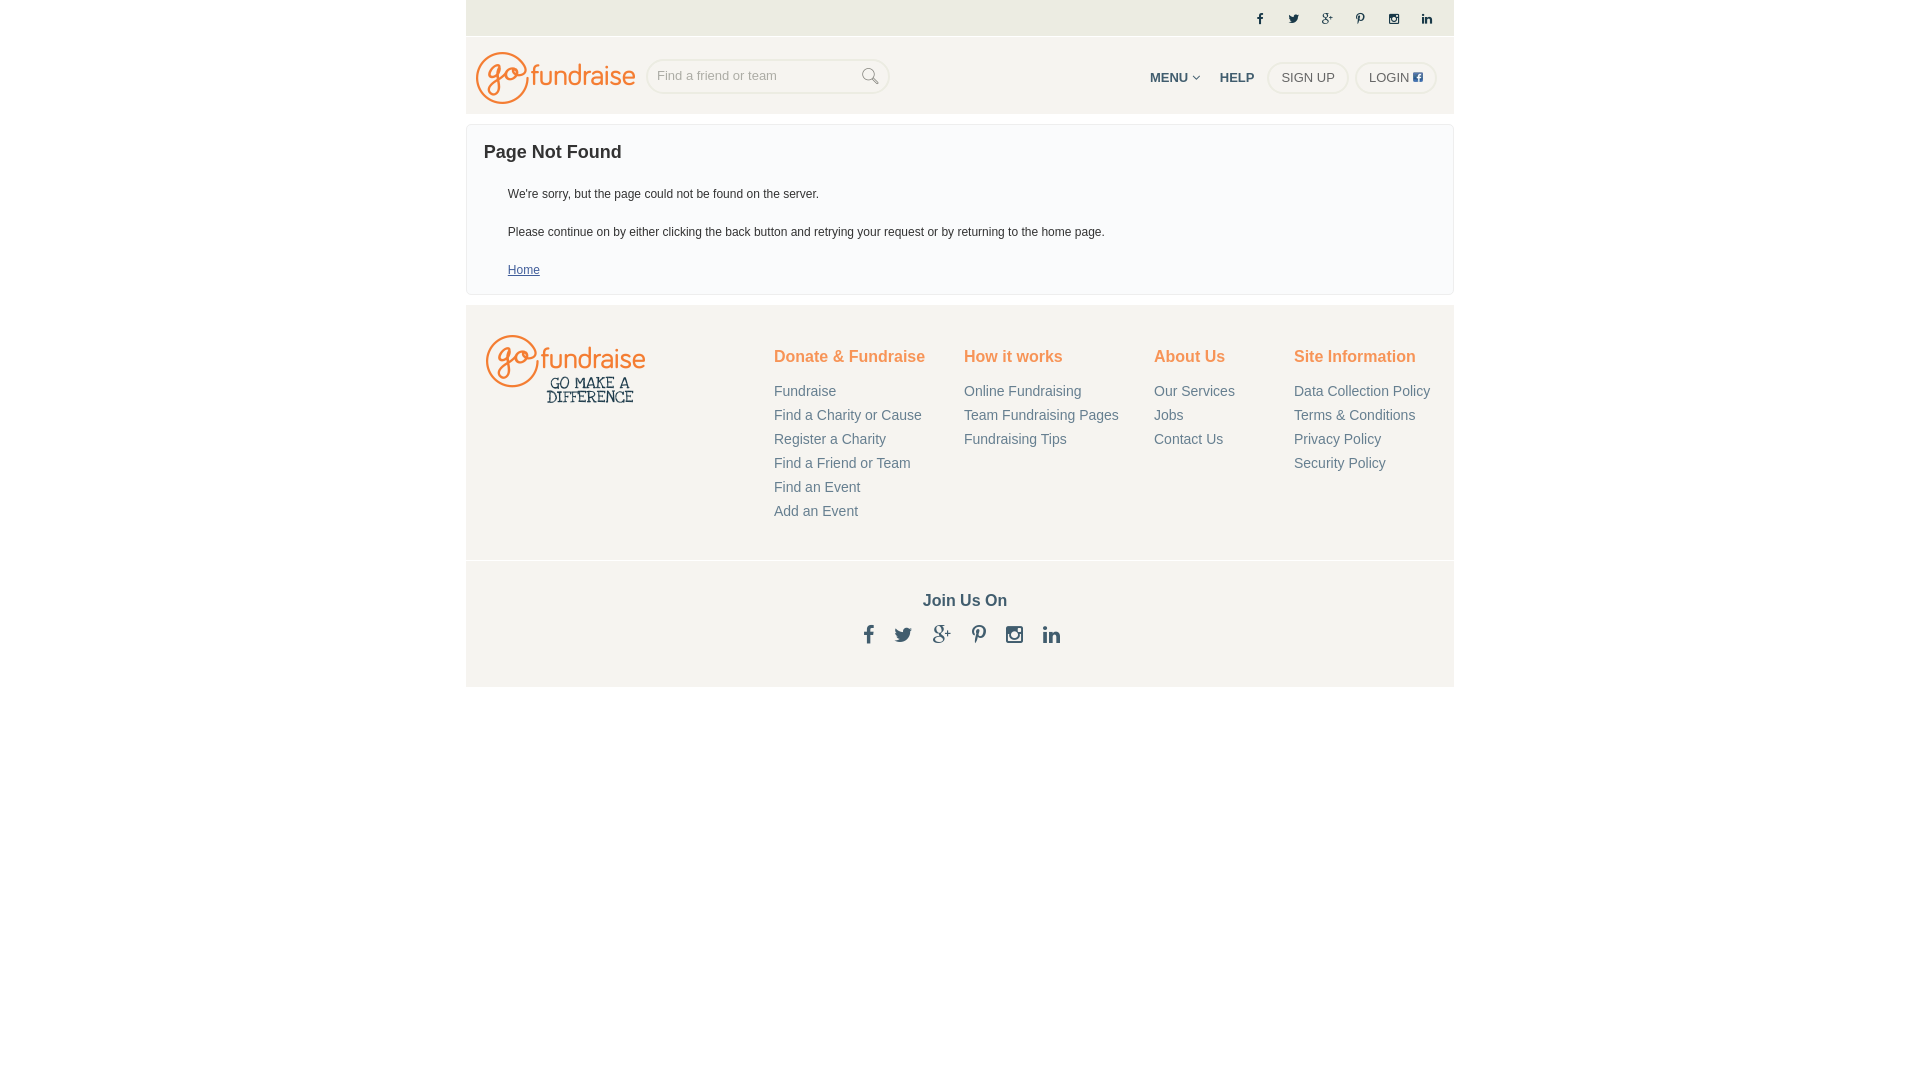 The image size is (1920, 1080). What do you see at coordinates (1208, 390) in the screenshot?
I see `'Our Services'` at bounding box center [1208, 390].